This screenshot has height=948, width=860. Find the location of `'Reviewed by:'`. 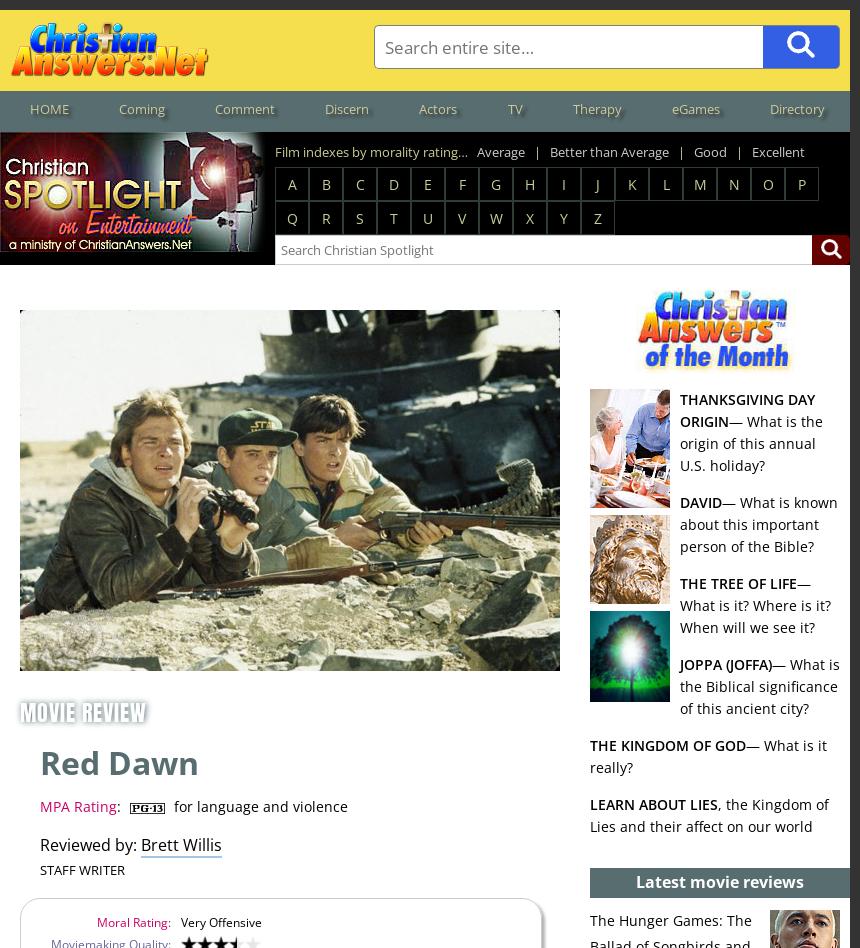

'Reviewed by:' is located at coordinates (87, 844).